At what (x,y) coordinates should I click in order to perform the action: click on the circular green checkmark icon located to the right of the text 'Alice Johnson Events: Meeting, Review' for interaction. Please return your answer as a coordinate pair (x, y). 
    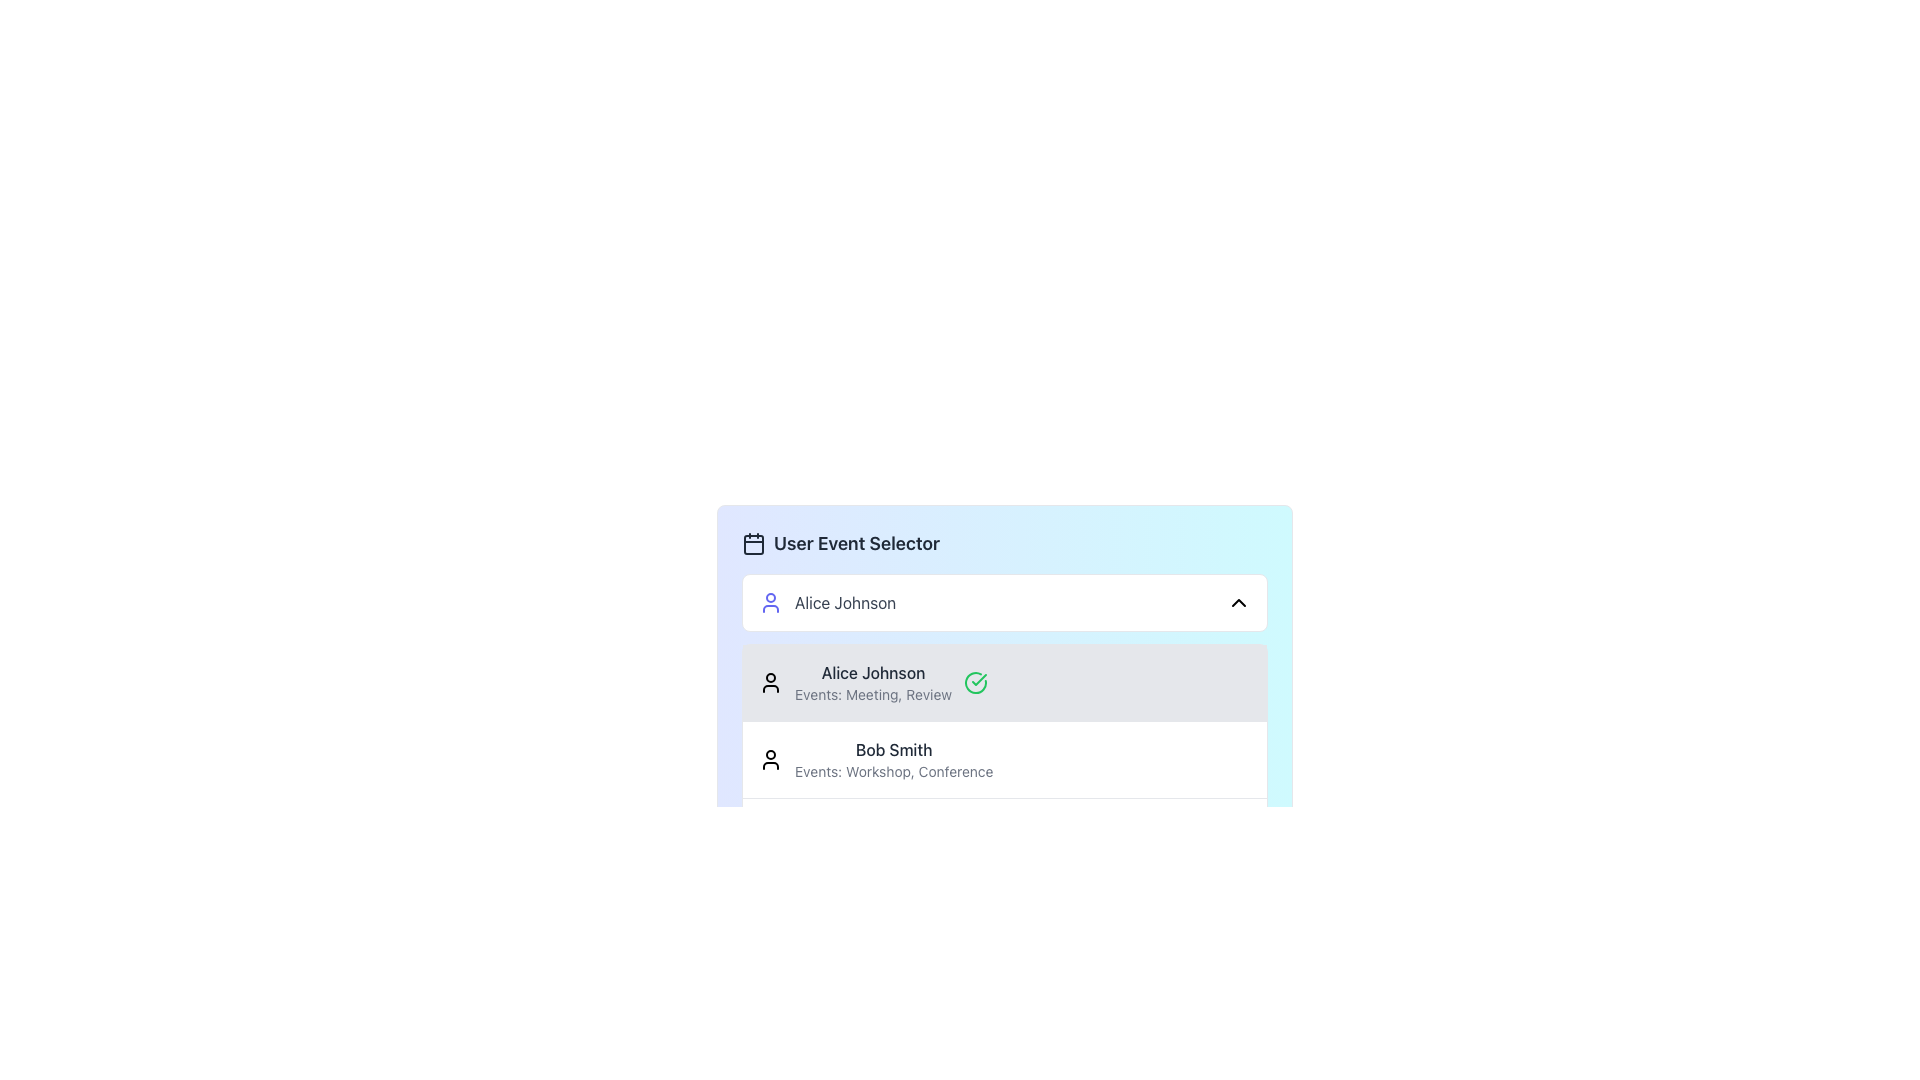
    Looking at the image, I should click on (975, 681).